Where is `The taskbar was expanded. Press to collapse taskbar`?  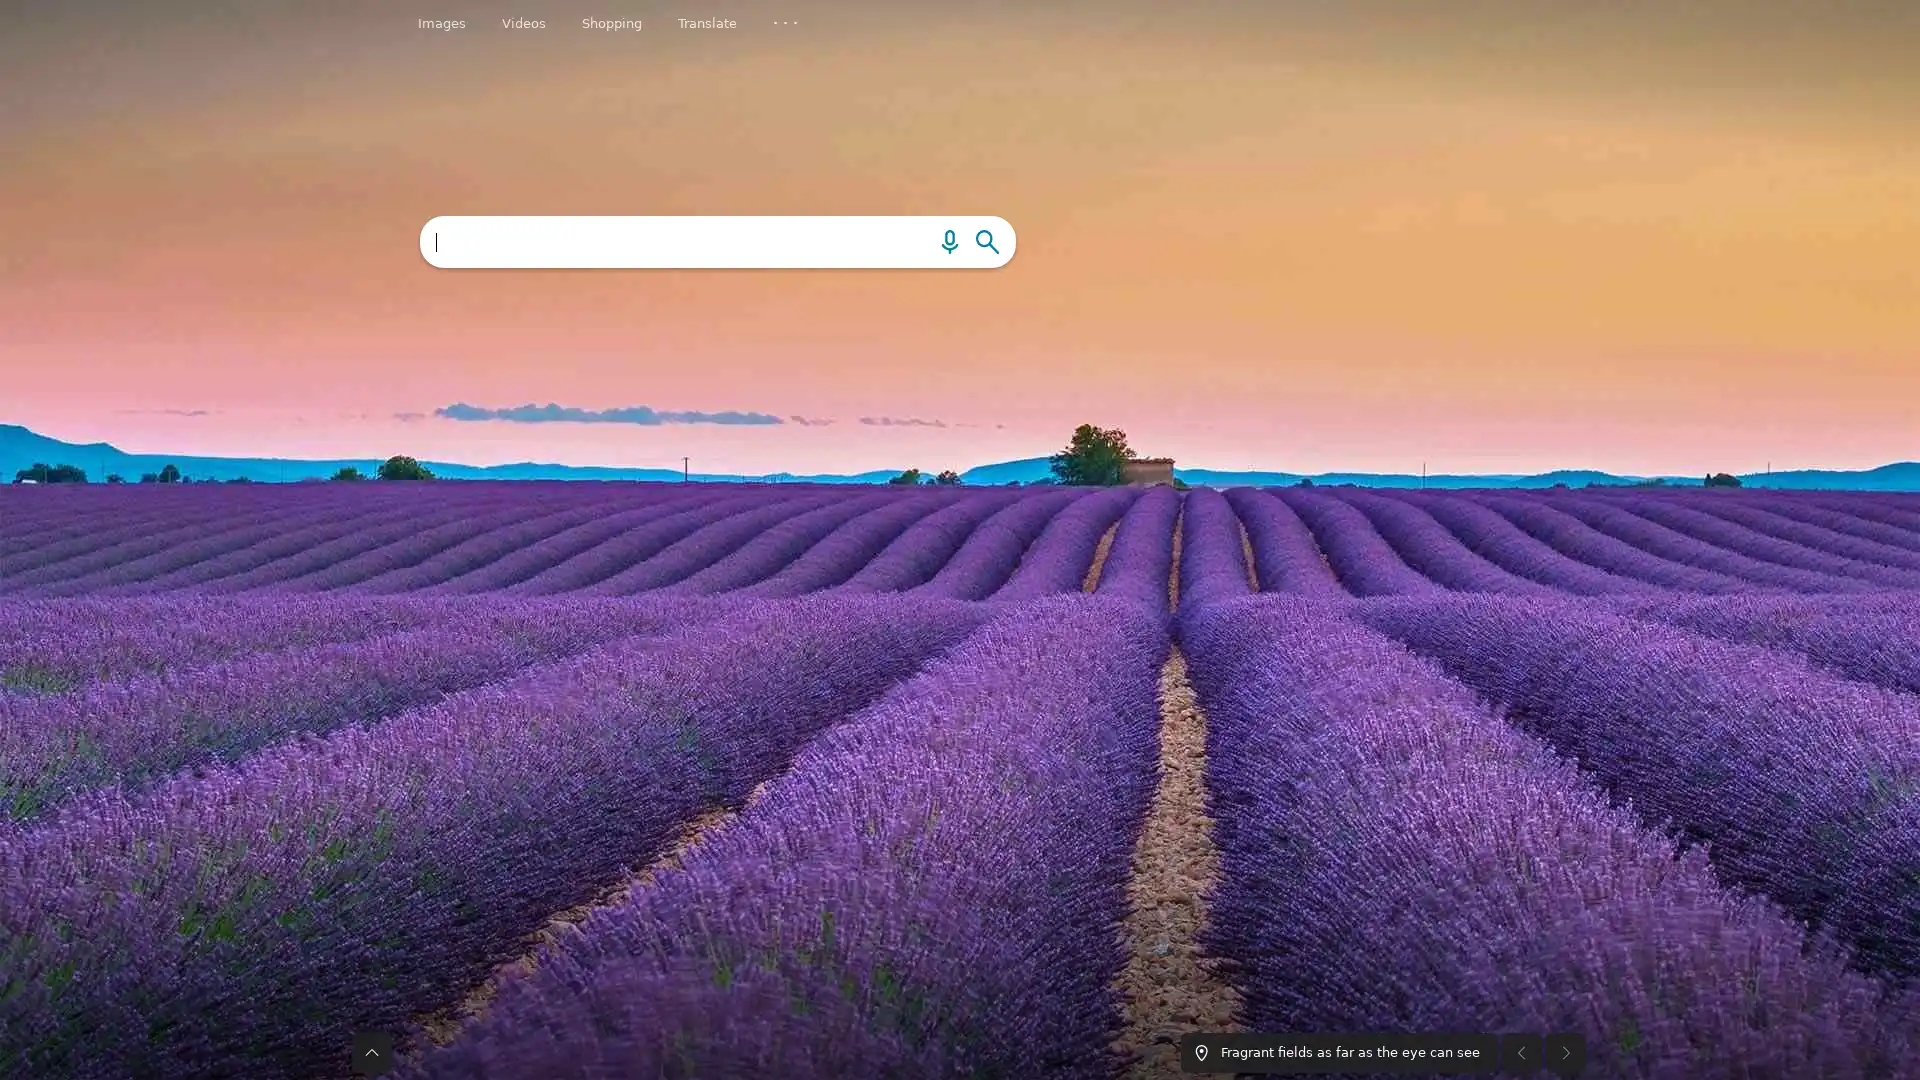 The taskbar was expanded. Press to collapse taskbar is located at coordinates (371, 778).